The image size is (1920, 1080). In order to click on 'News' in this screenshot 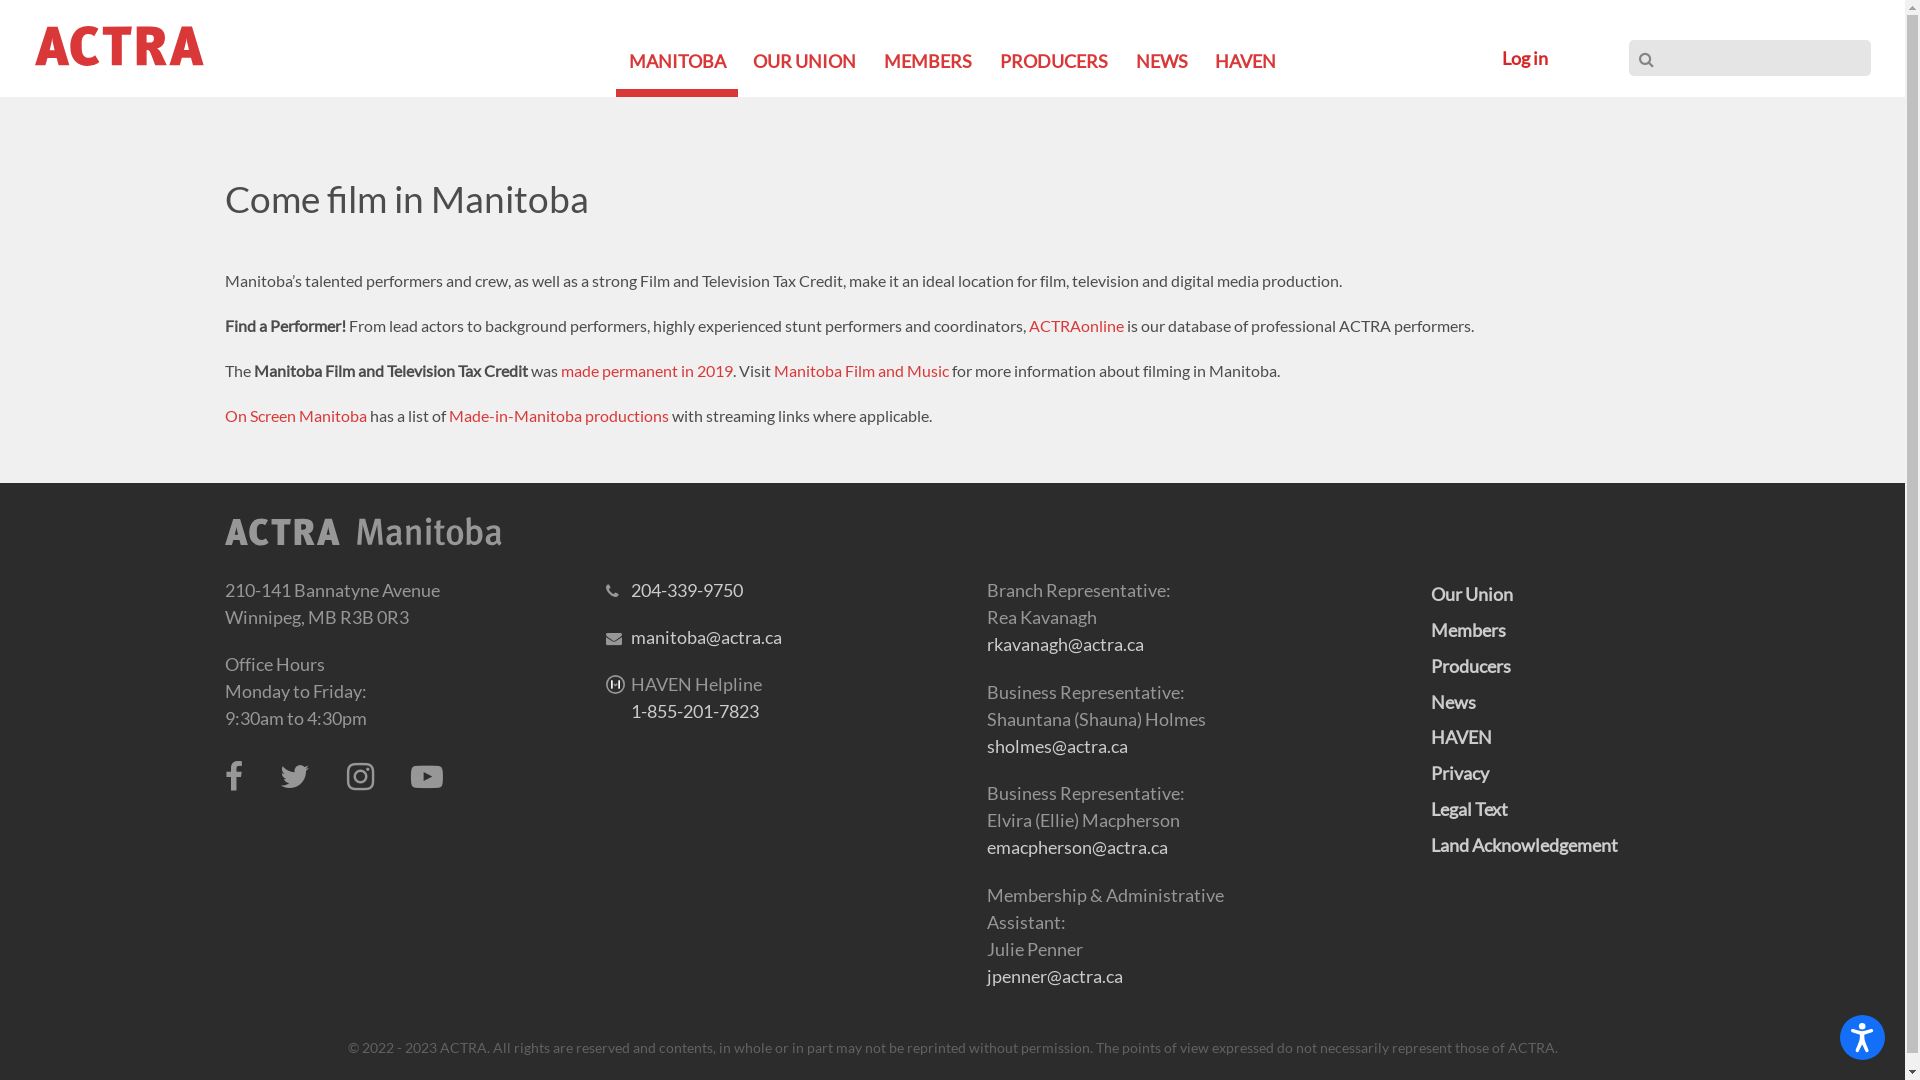, I will do `click(1452, 701)`.